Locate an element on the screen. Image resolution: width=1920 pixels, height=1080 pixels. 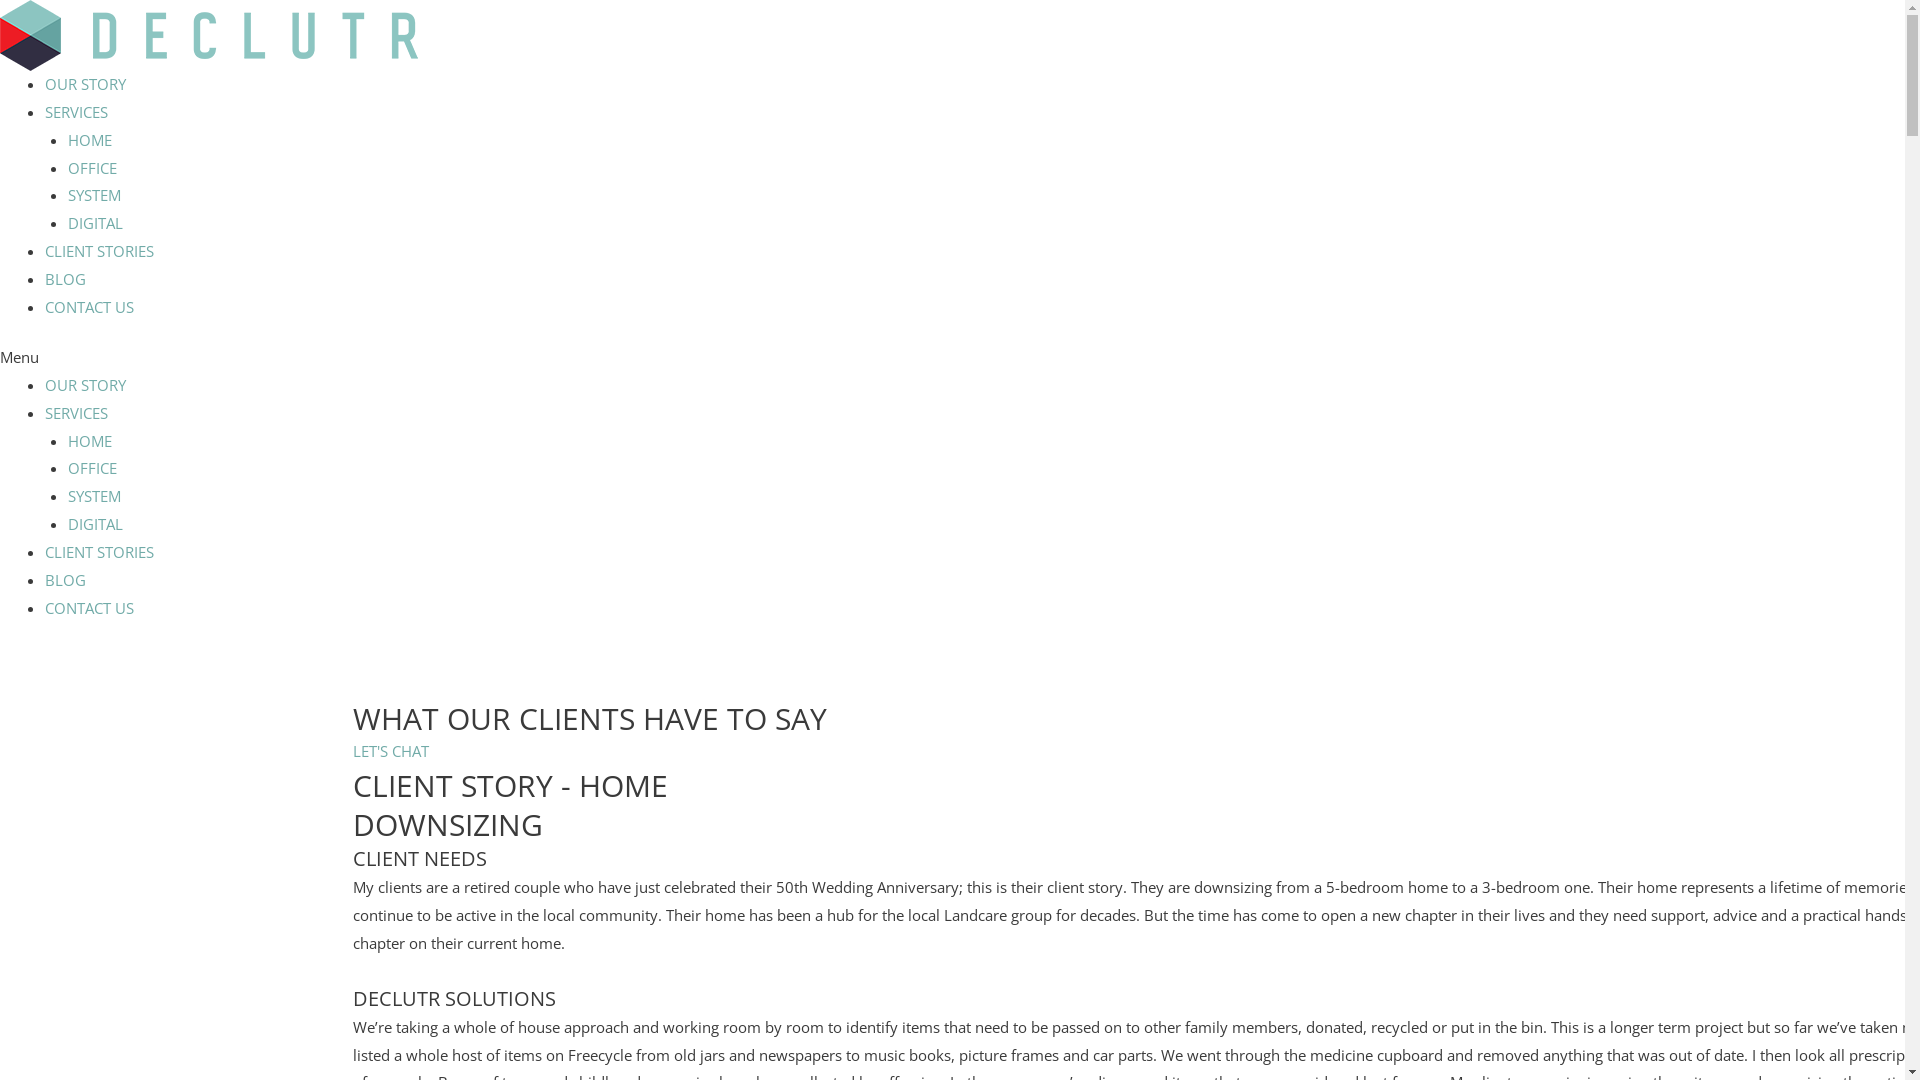
'LET'S CHAT' is located at coordinates (389, 751).